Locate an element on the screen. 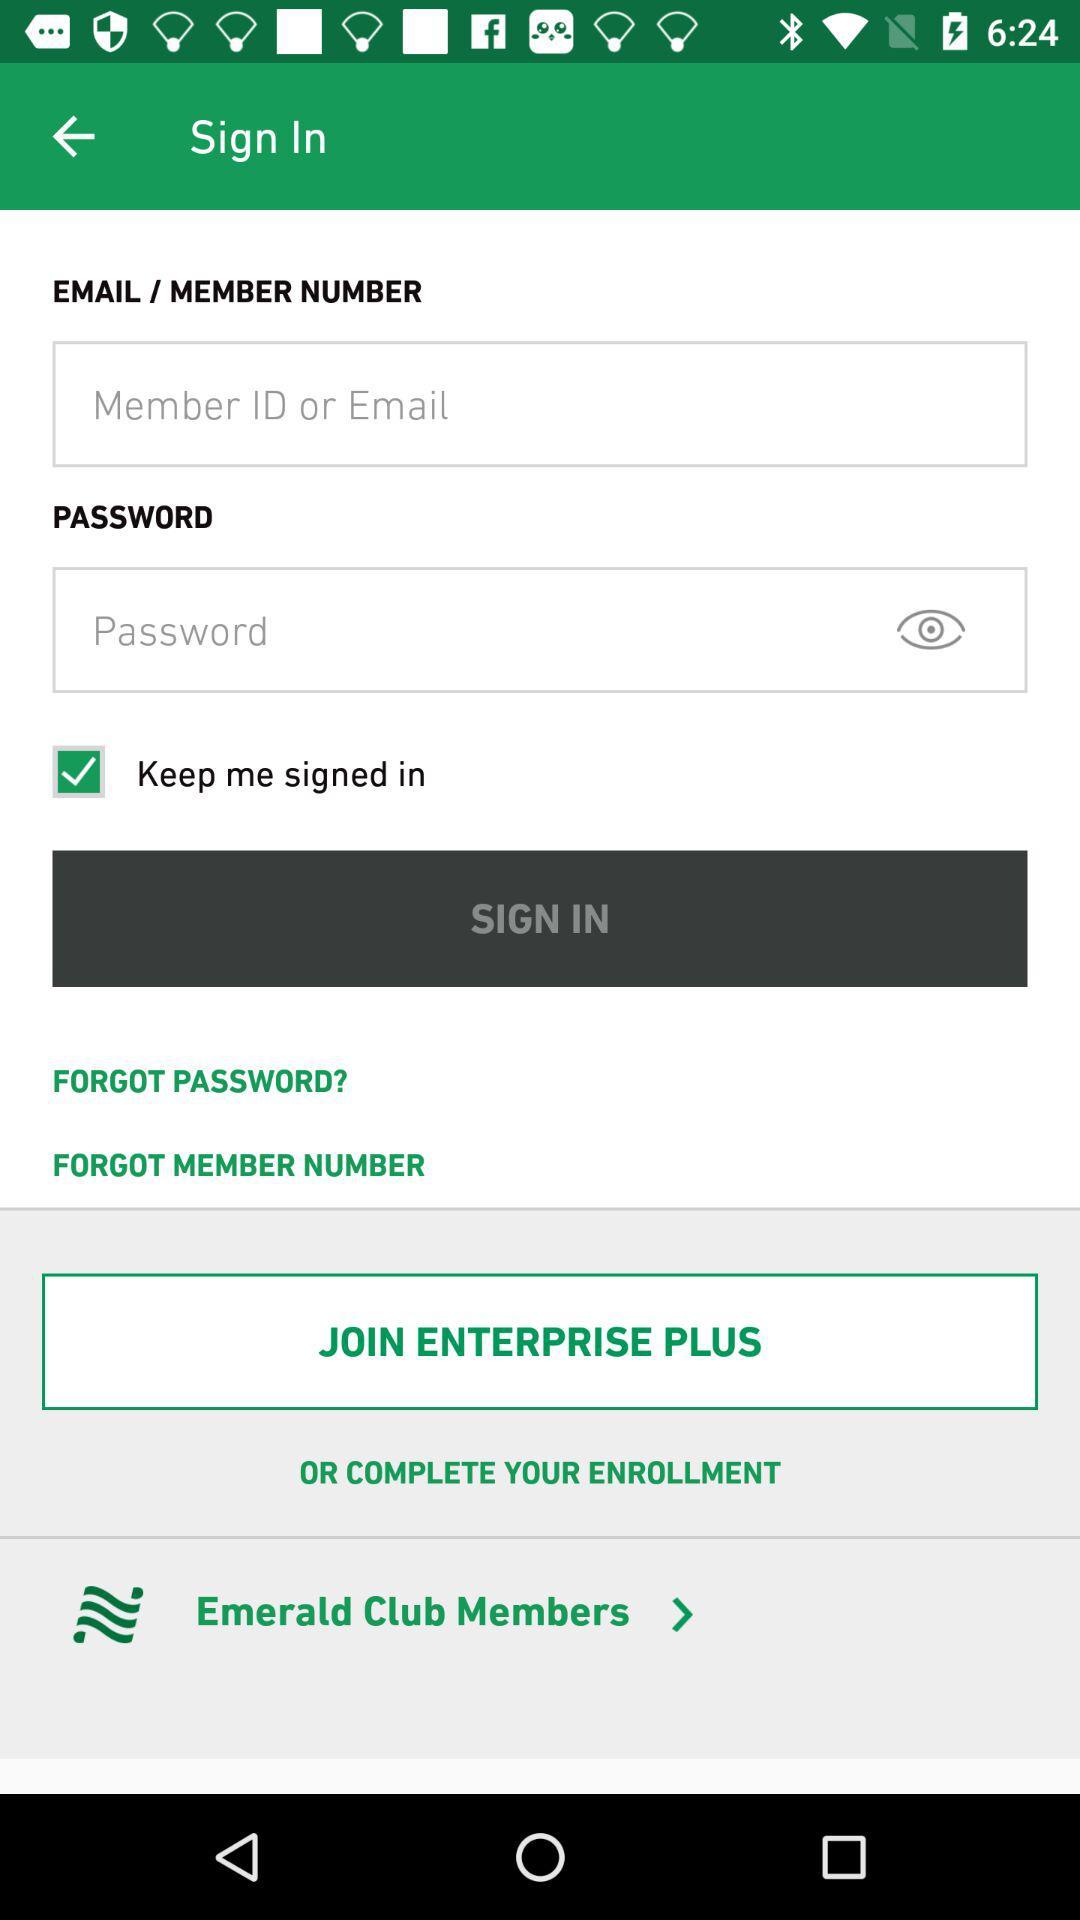  the item below the sign in is located at coordinates (540, 1080).